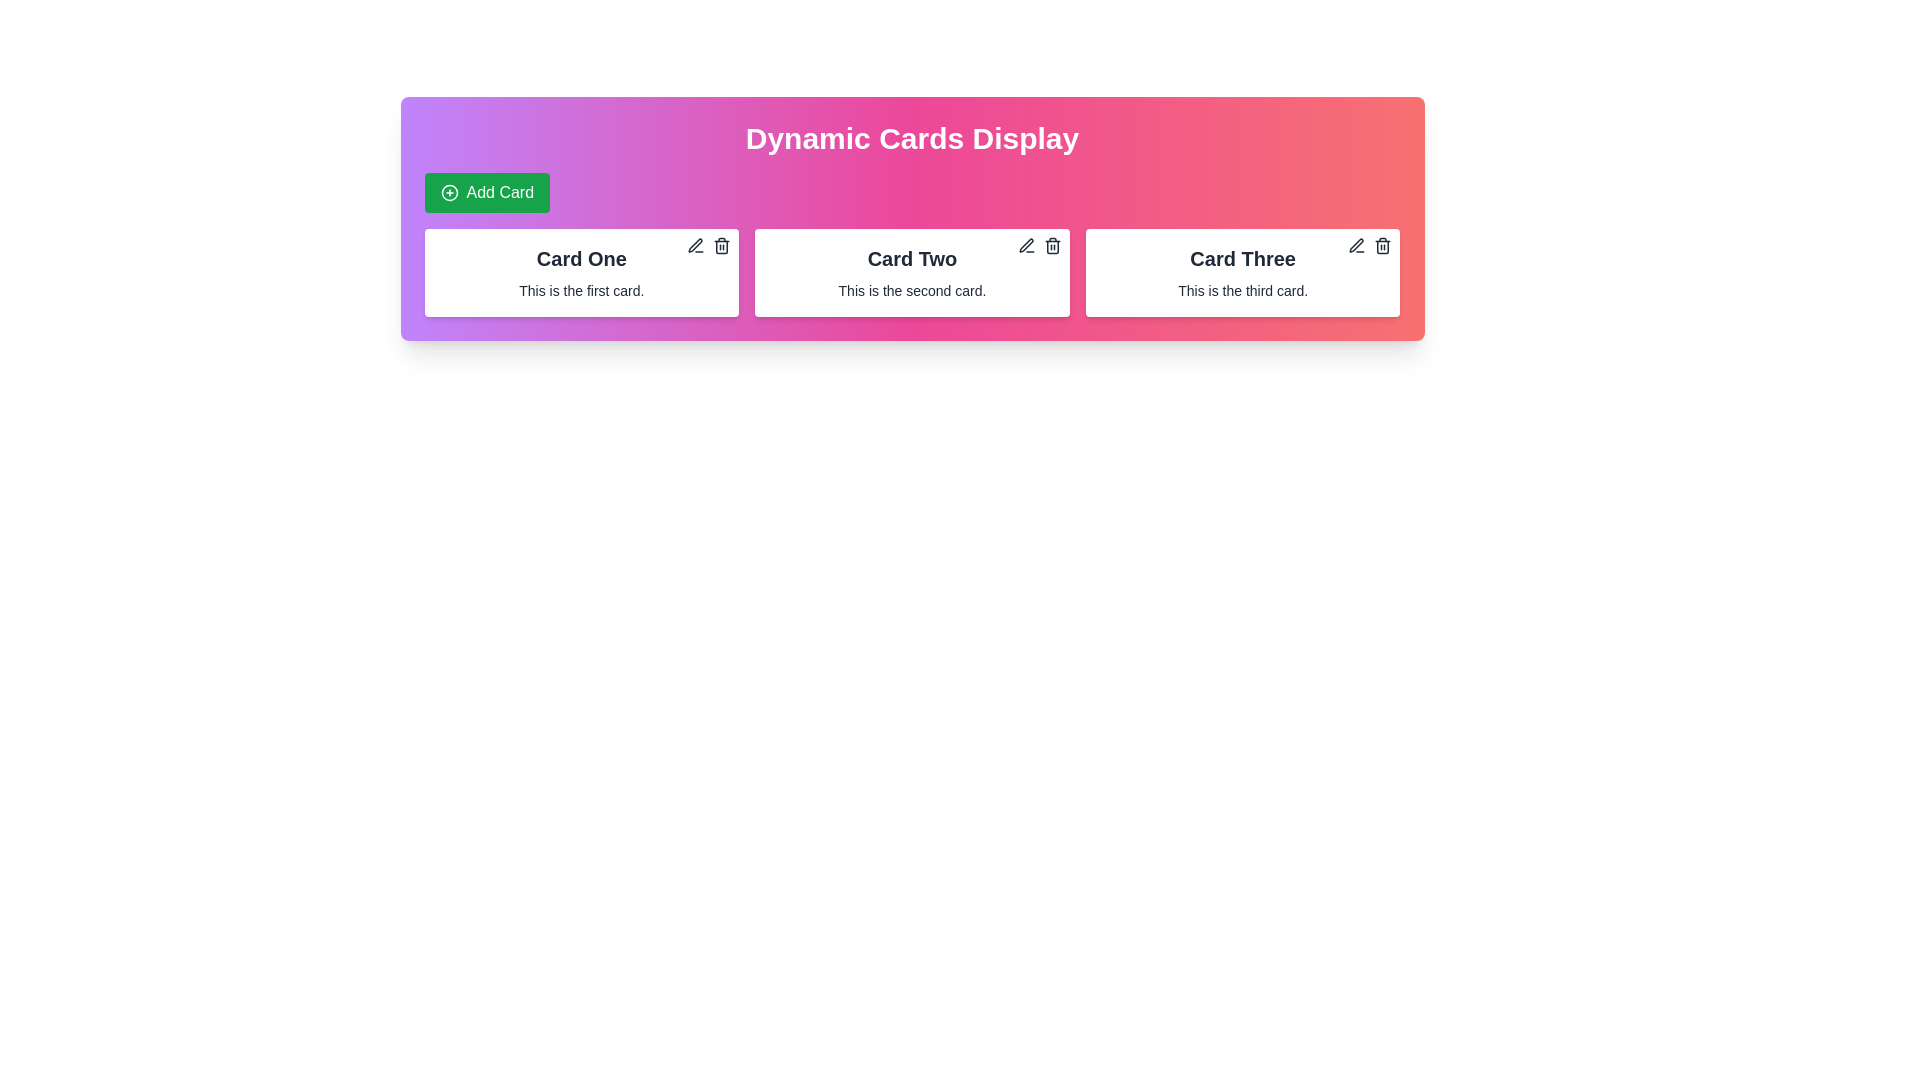  What do you see at coordinates (1026, 244) in the screenshot?
I see `the pen-shaped icon in the top-right corner of the 'Card Two' section to initiate editing the card` at bounding box center [1026, 244].